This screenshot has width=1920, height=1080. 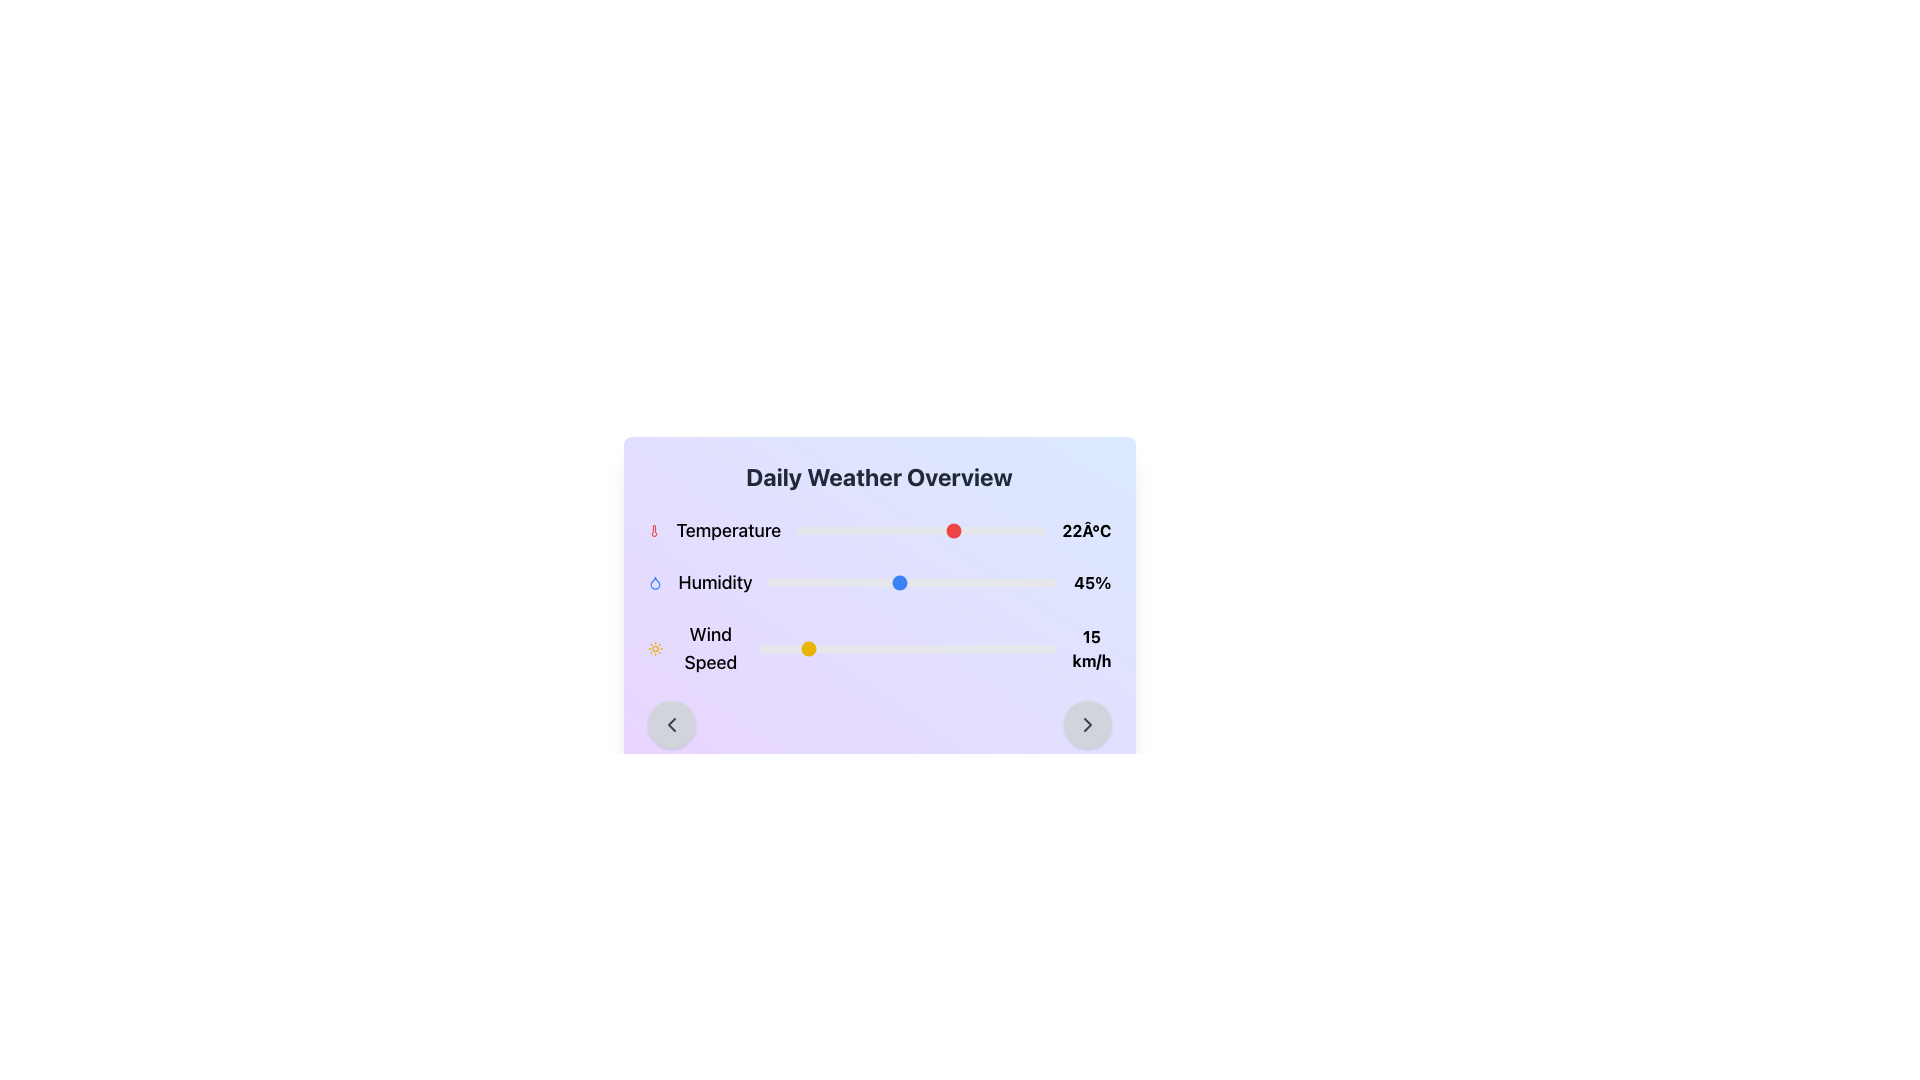 I want to click on the wind speed, so click(x=885, y=648).